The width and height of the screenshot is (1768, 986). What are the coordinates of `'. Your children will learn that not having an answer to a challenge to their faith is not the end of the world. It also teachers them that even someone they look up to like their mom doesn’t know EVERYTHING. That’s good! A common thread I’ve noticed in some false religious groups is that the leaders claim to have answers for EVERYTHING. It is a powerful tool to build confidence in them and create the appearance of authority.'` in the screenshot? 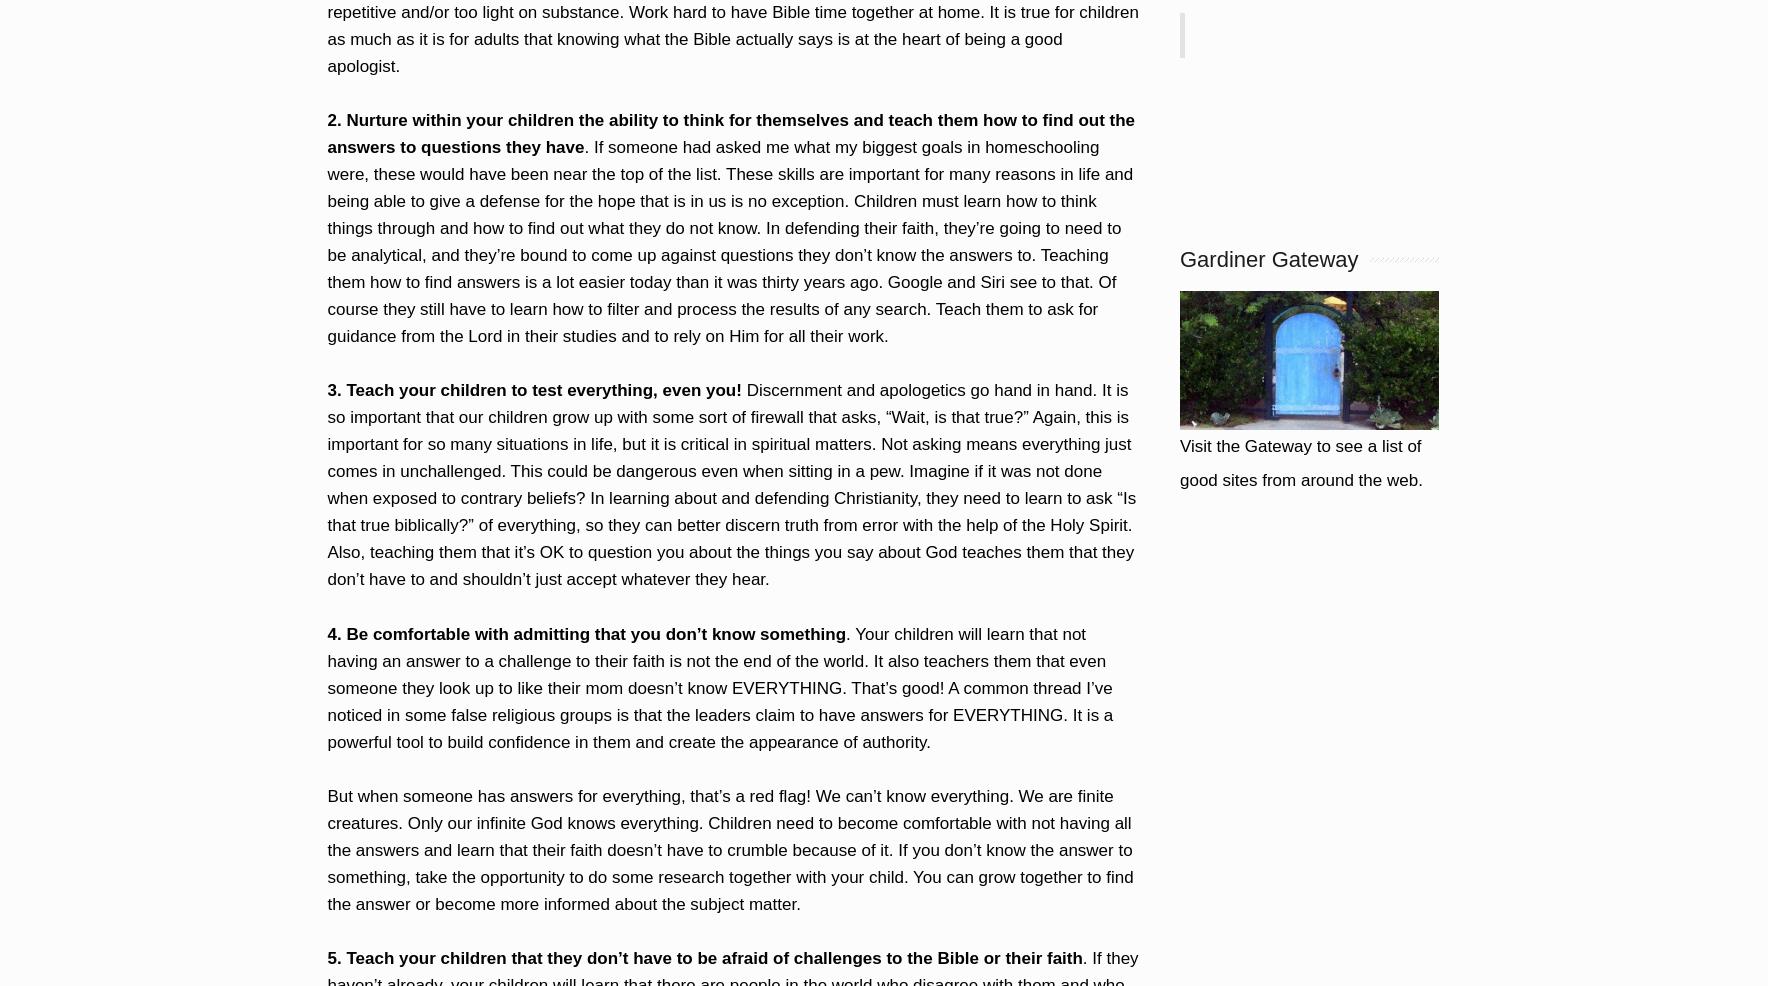 It's located at (719, 686).